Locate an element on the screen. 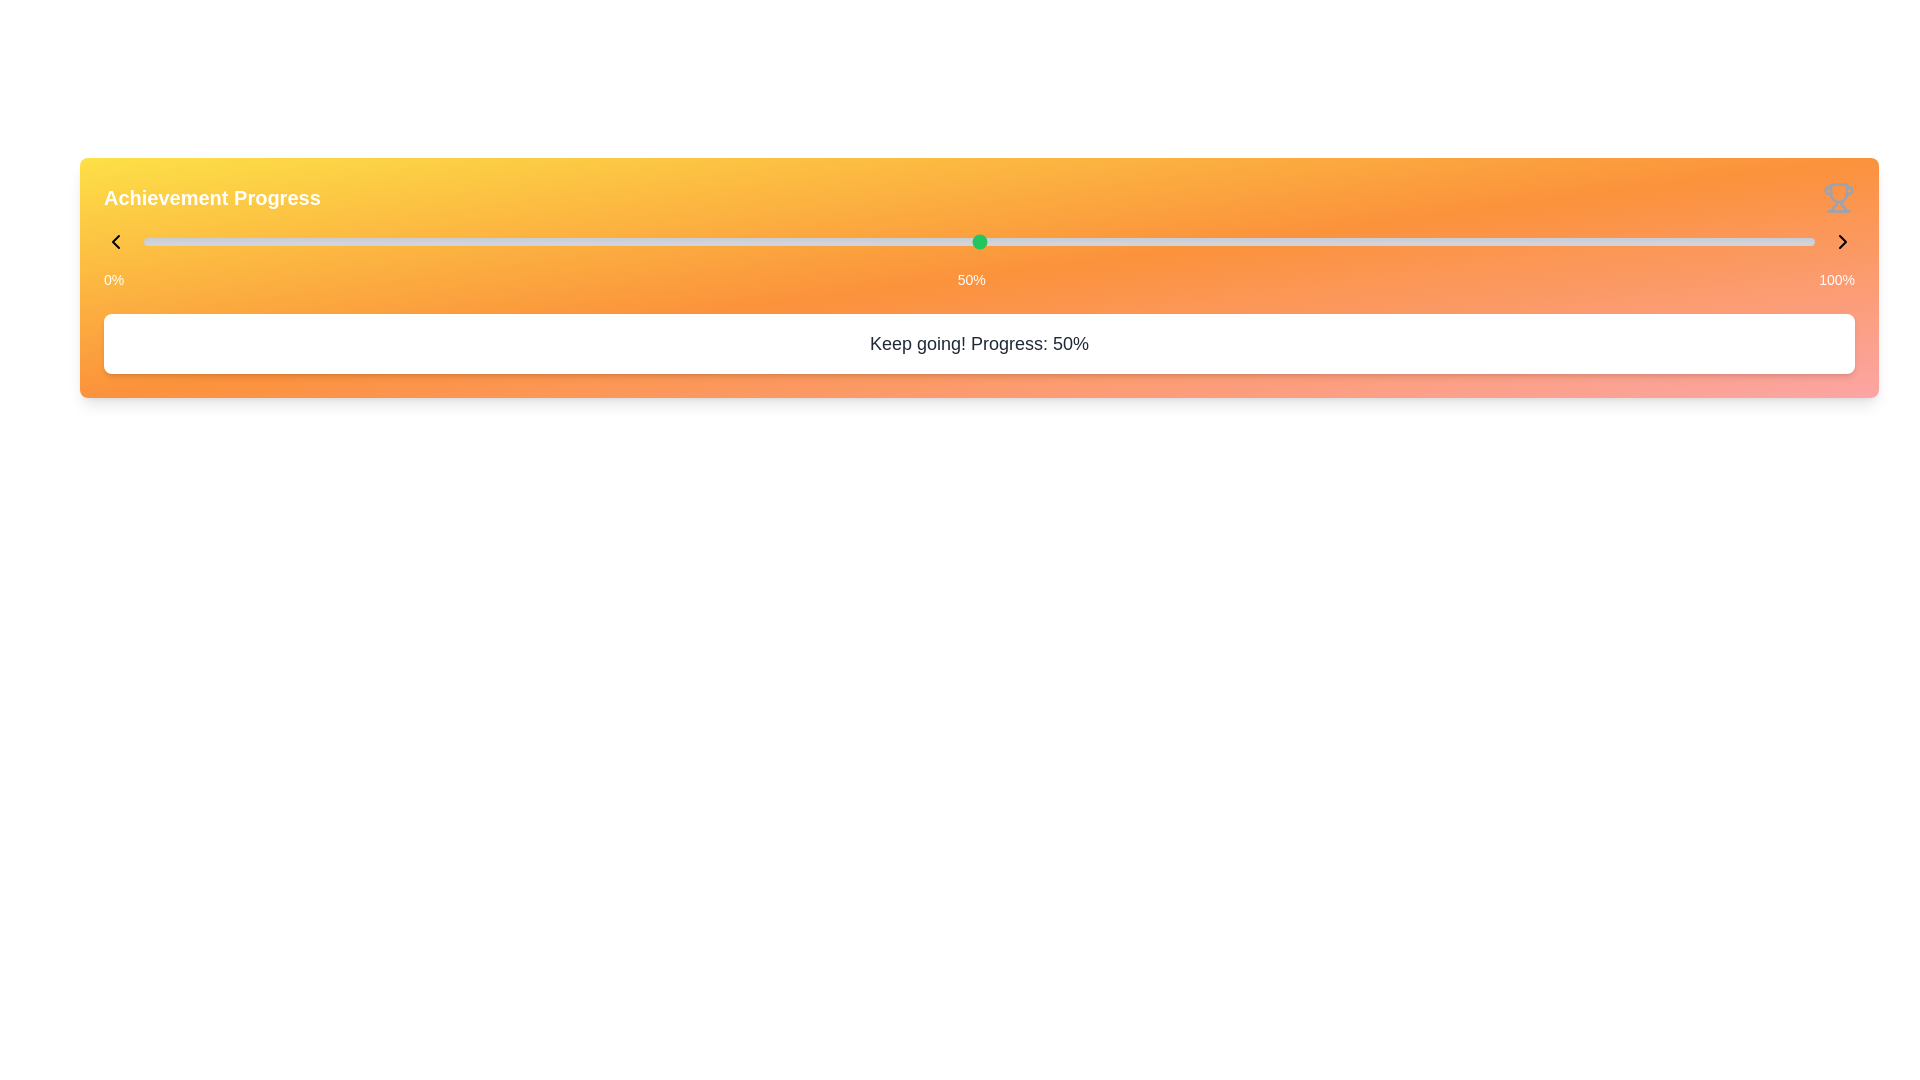  the progress is located at coordinates (1798, 237).